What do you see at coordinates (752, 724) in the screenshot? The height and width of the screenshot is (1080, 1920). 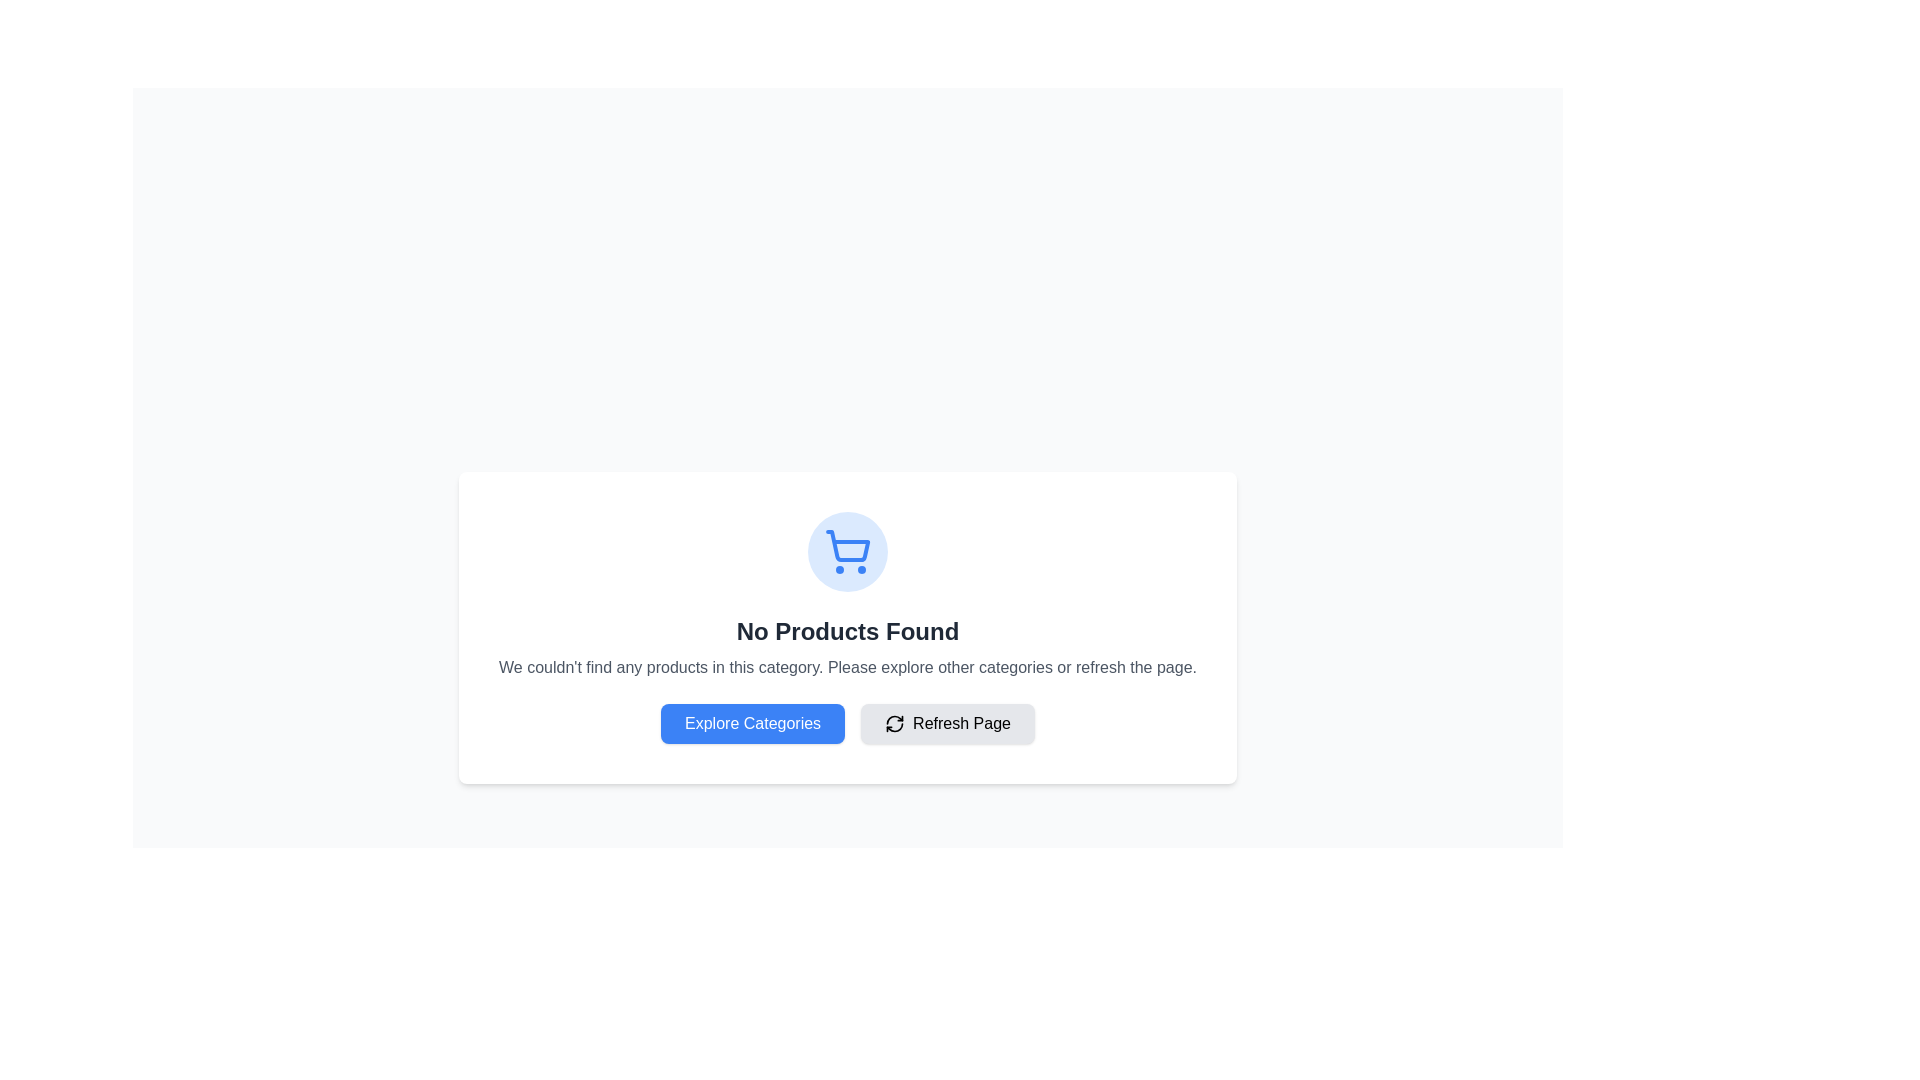 I see `the button labeled 'Explore Categories' to observe the hover effect that changes its background color to a darker shade of blue` at bounding box center [752, 724].